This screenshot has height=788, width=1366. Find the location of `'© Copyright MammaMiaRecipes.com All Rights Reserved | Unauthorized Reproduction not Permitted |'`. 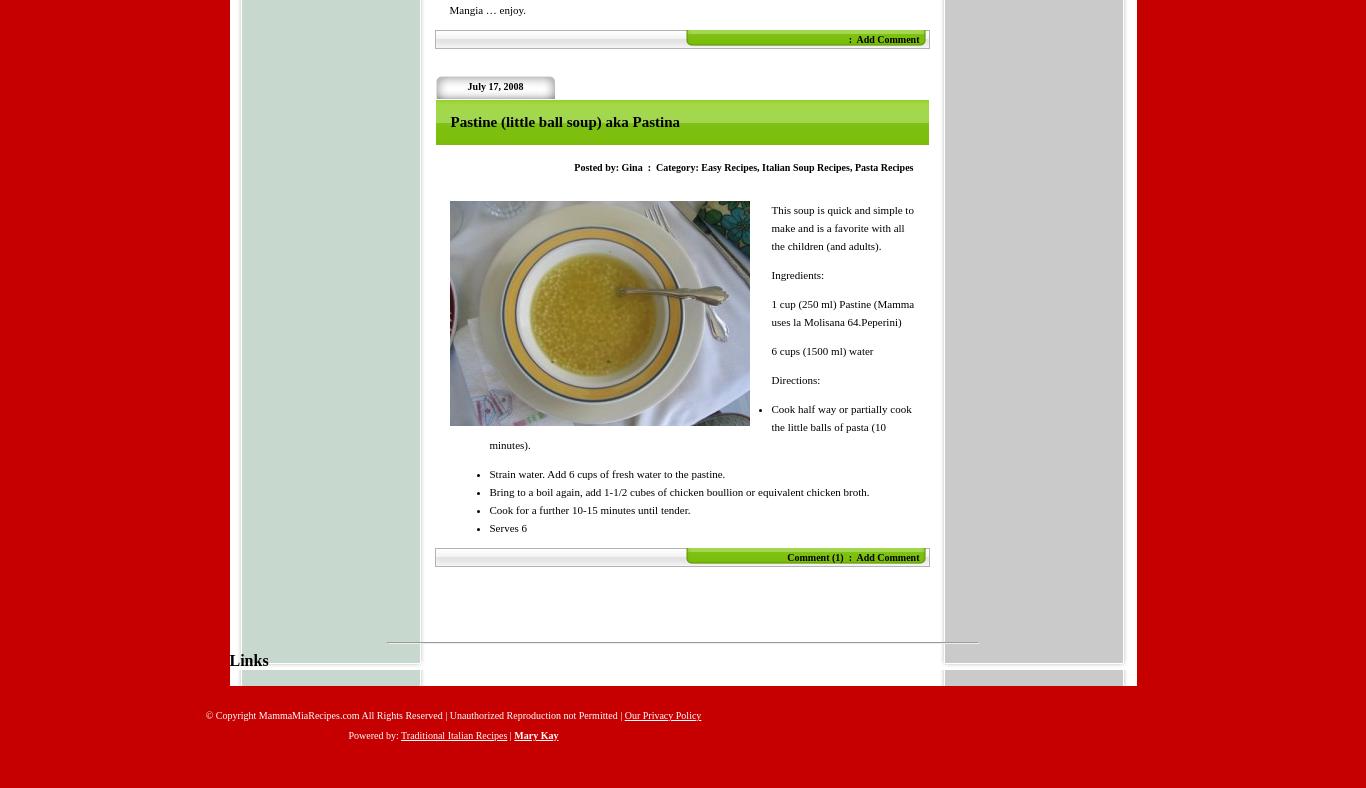

'© Copyright MammaMiaRecipes.com All Rights Reserved | Unauthorized Reproduction not Permitted |' is located at coordinates (413, 715).